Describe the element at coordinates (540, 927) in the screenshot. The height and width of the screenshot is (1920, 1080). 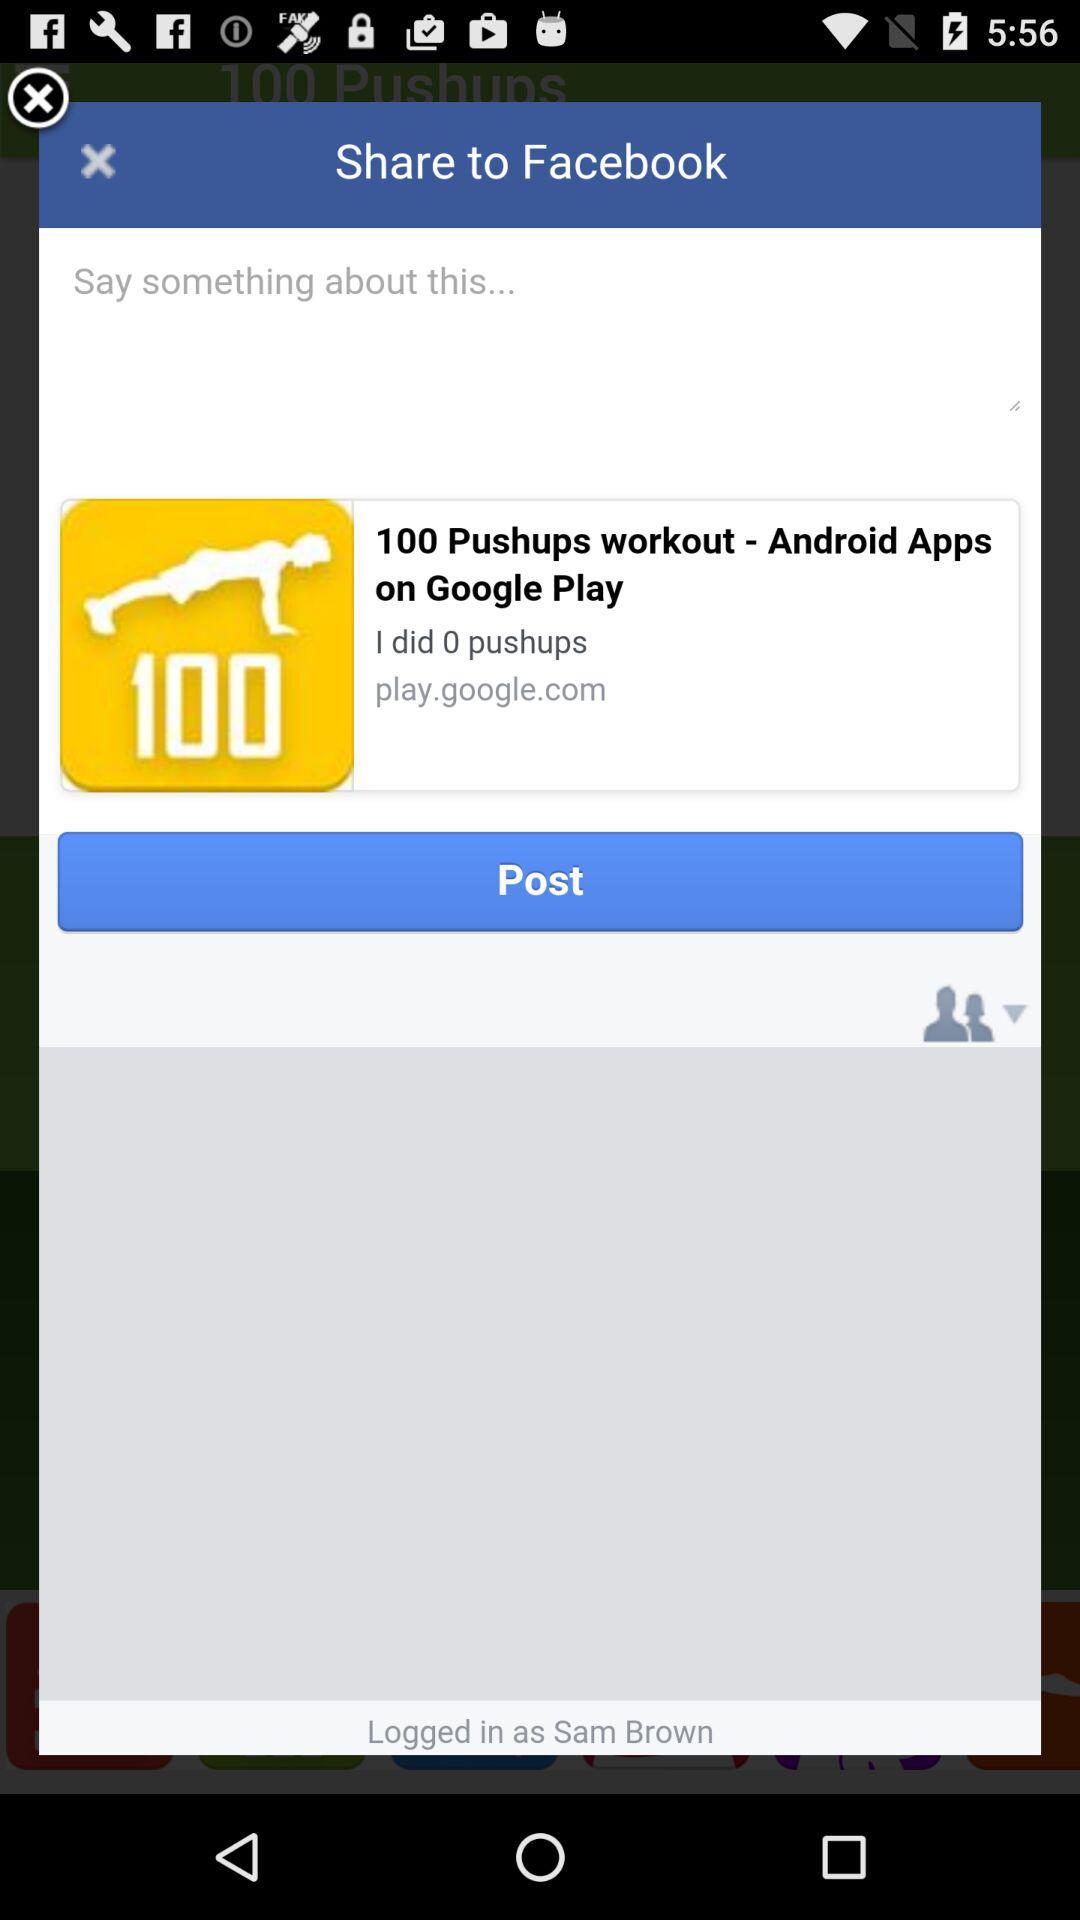
I see `share to facebook` at that location.